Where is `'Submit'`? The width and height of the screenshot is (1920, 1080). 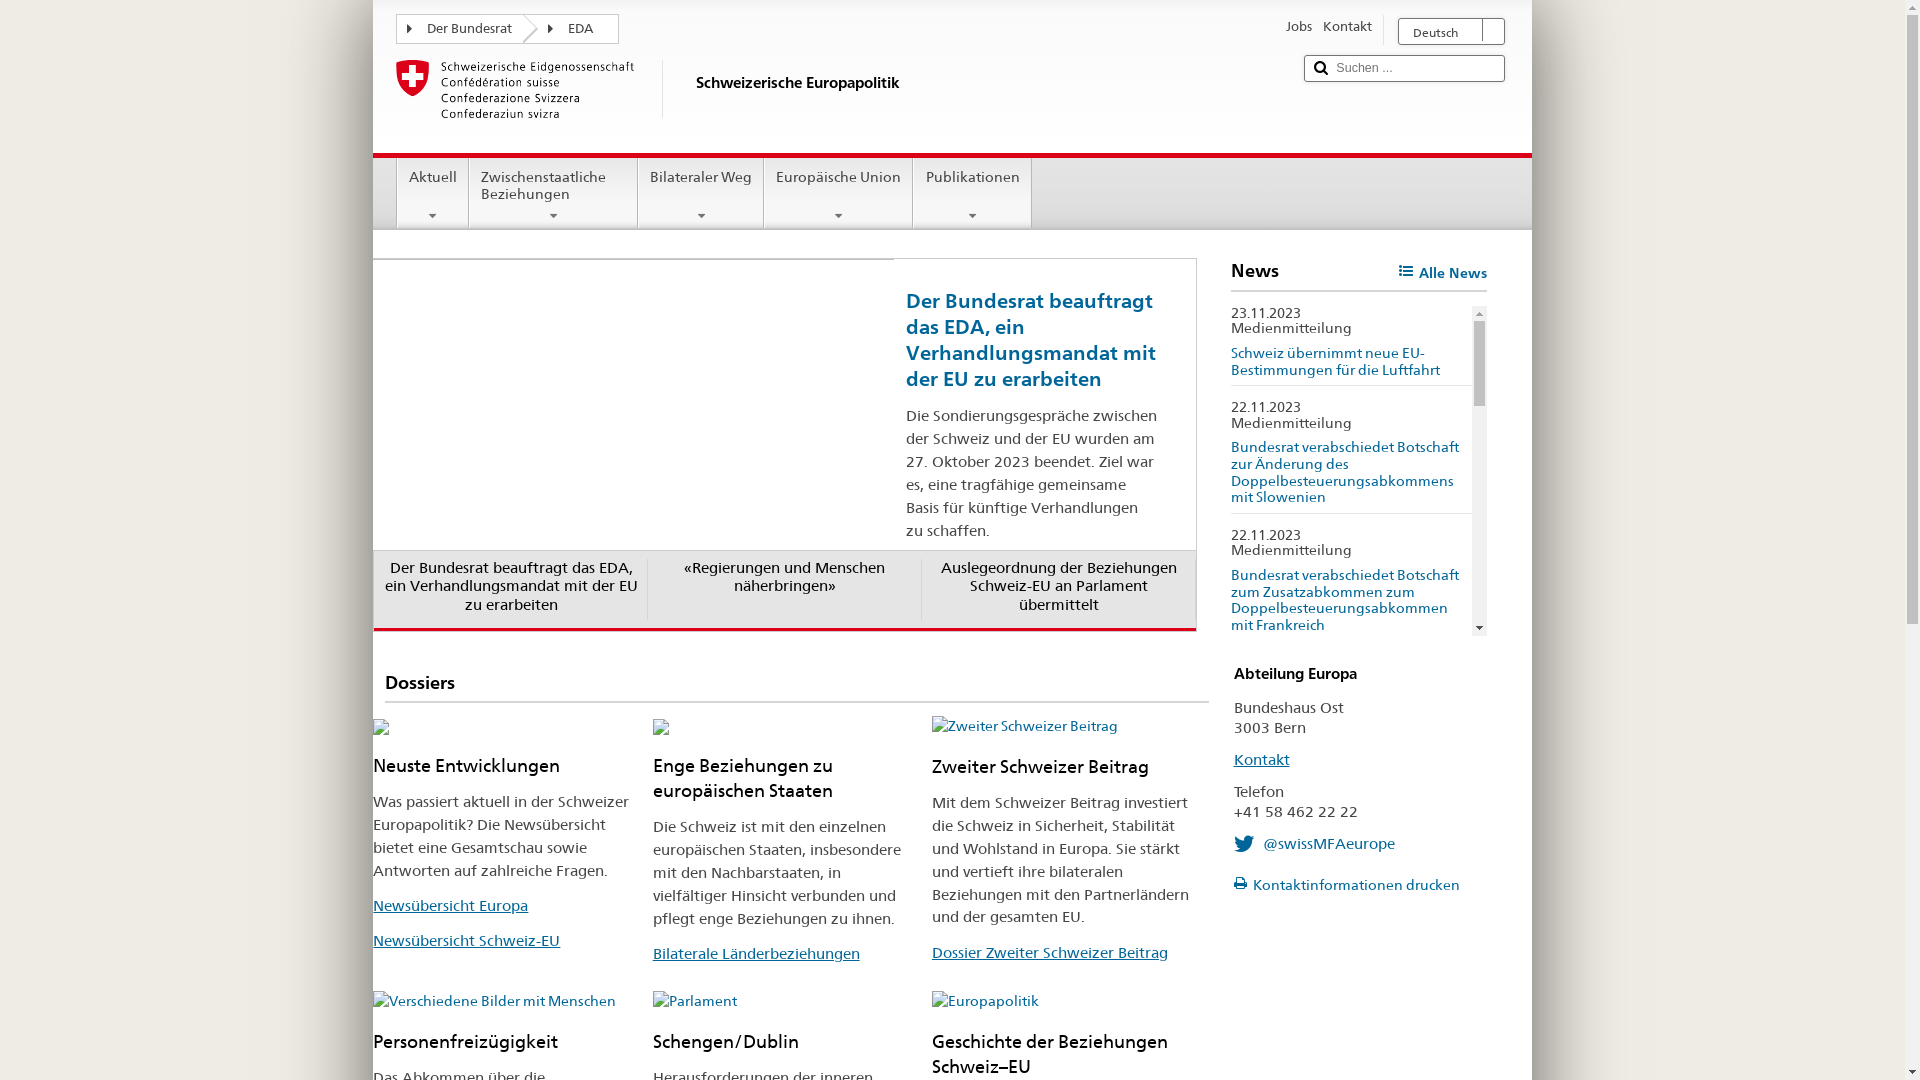 'Submit' is located at coordinates (1320, 67).